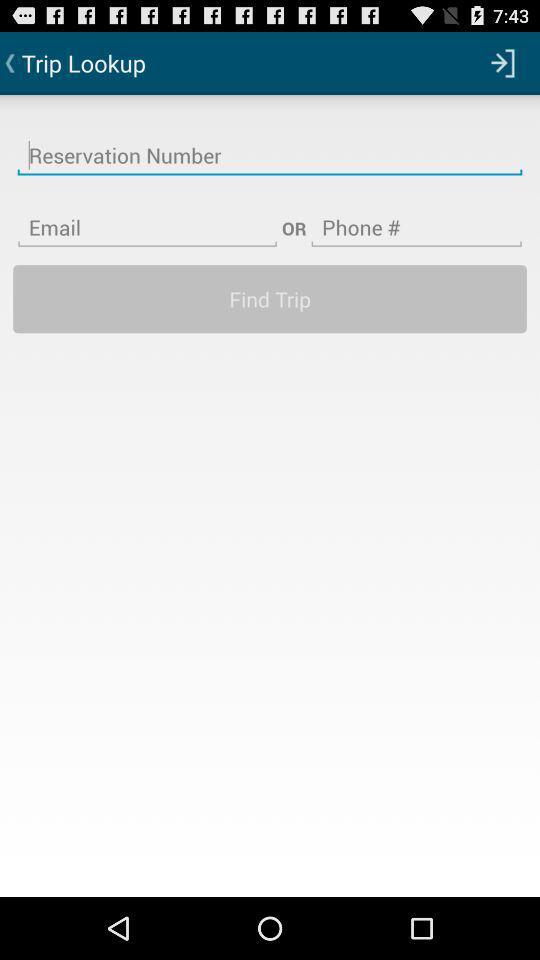  What do you see at coordinates (146, 215) in the screenshot?
I see `the icon to the left of the or icon` at bounding box center [146, 215].